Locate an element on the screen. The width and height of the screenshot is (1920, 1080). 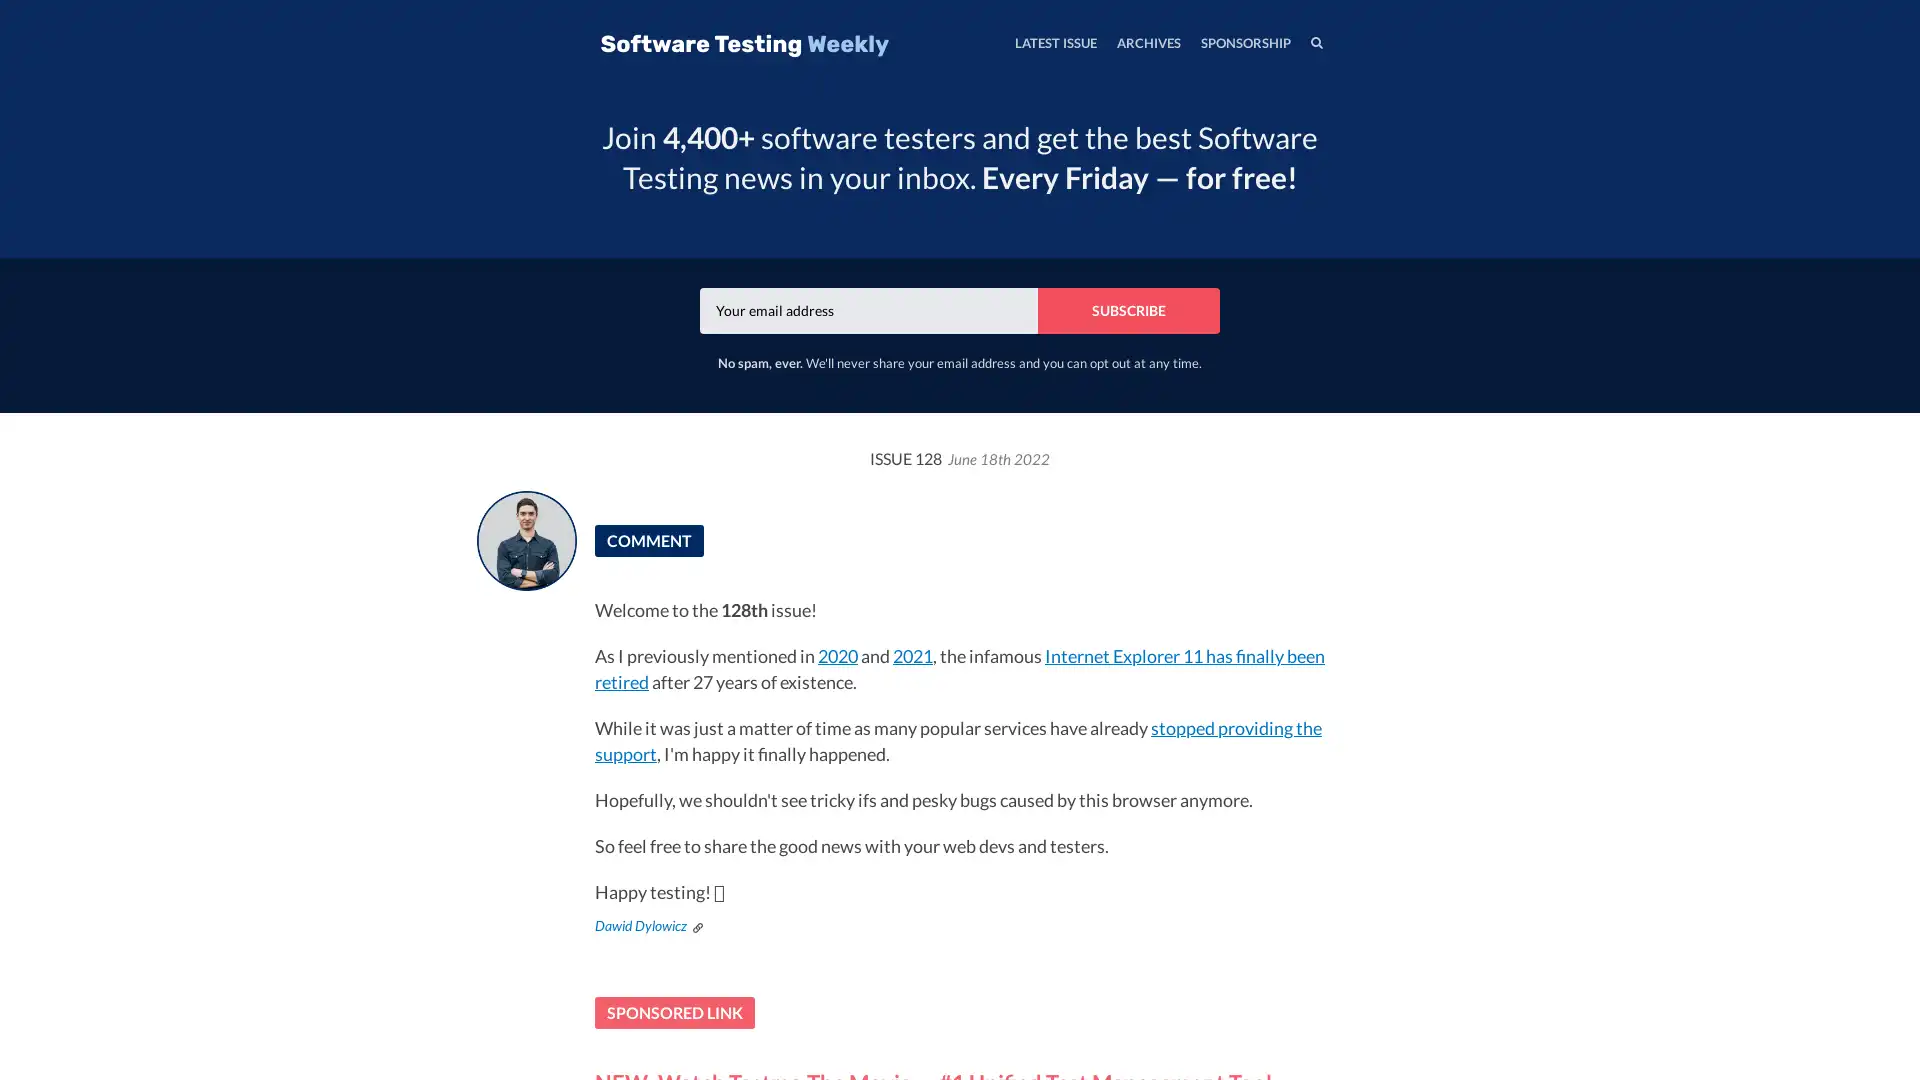
TOGGLE MENU is located at coordinates (598, 4).